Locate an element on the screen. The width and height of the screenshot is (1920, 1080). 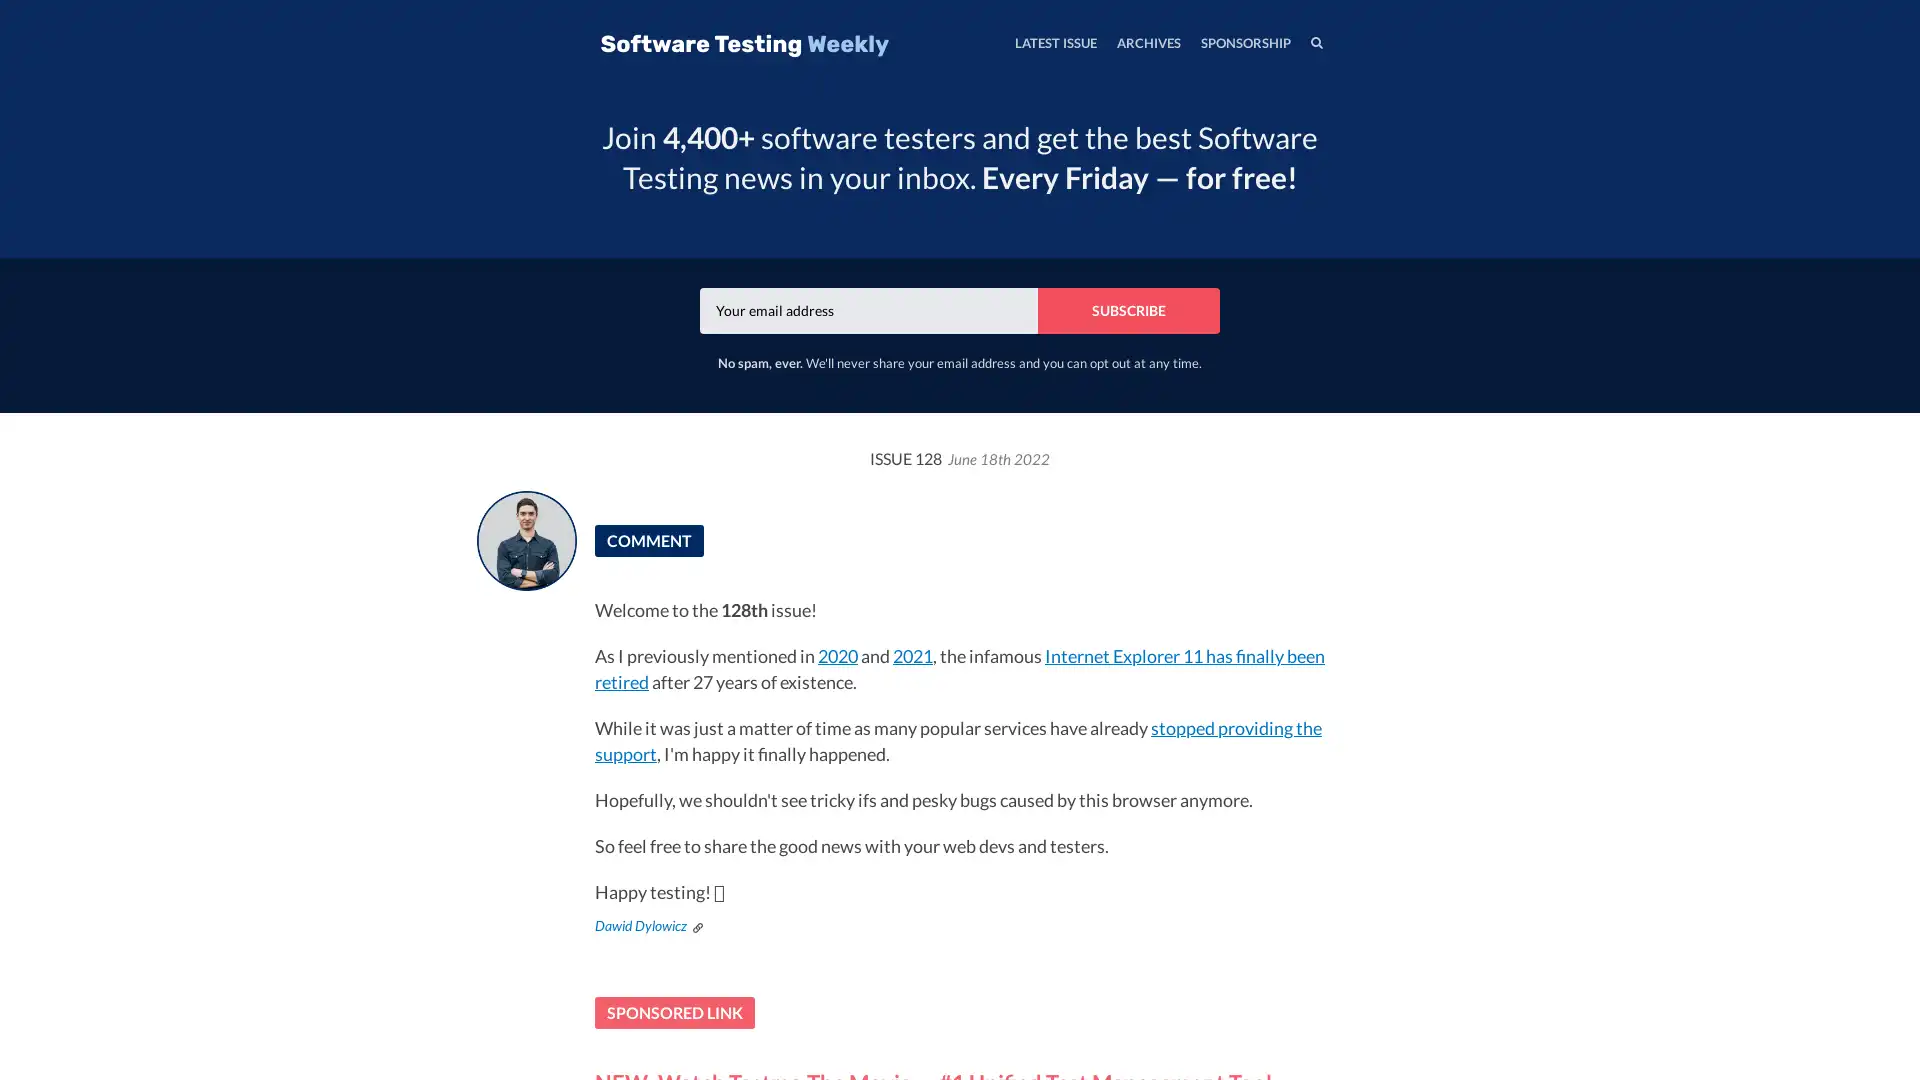
TOGGLE MENU is located at coordinates (598, 4).